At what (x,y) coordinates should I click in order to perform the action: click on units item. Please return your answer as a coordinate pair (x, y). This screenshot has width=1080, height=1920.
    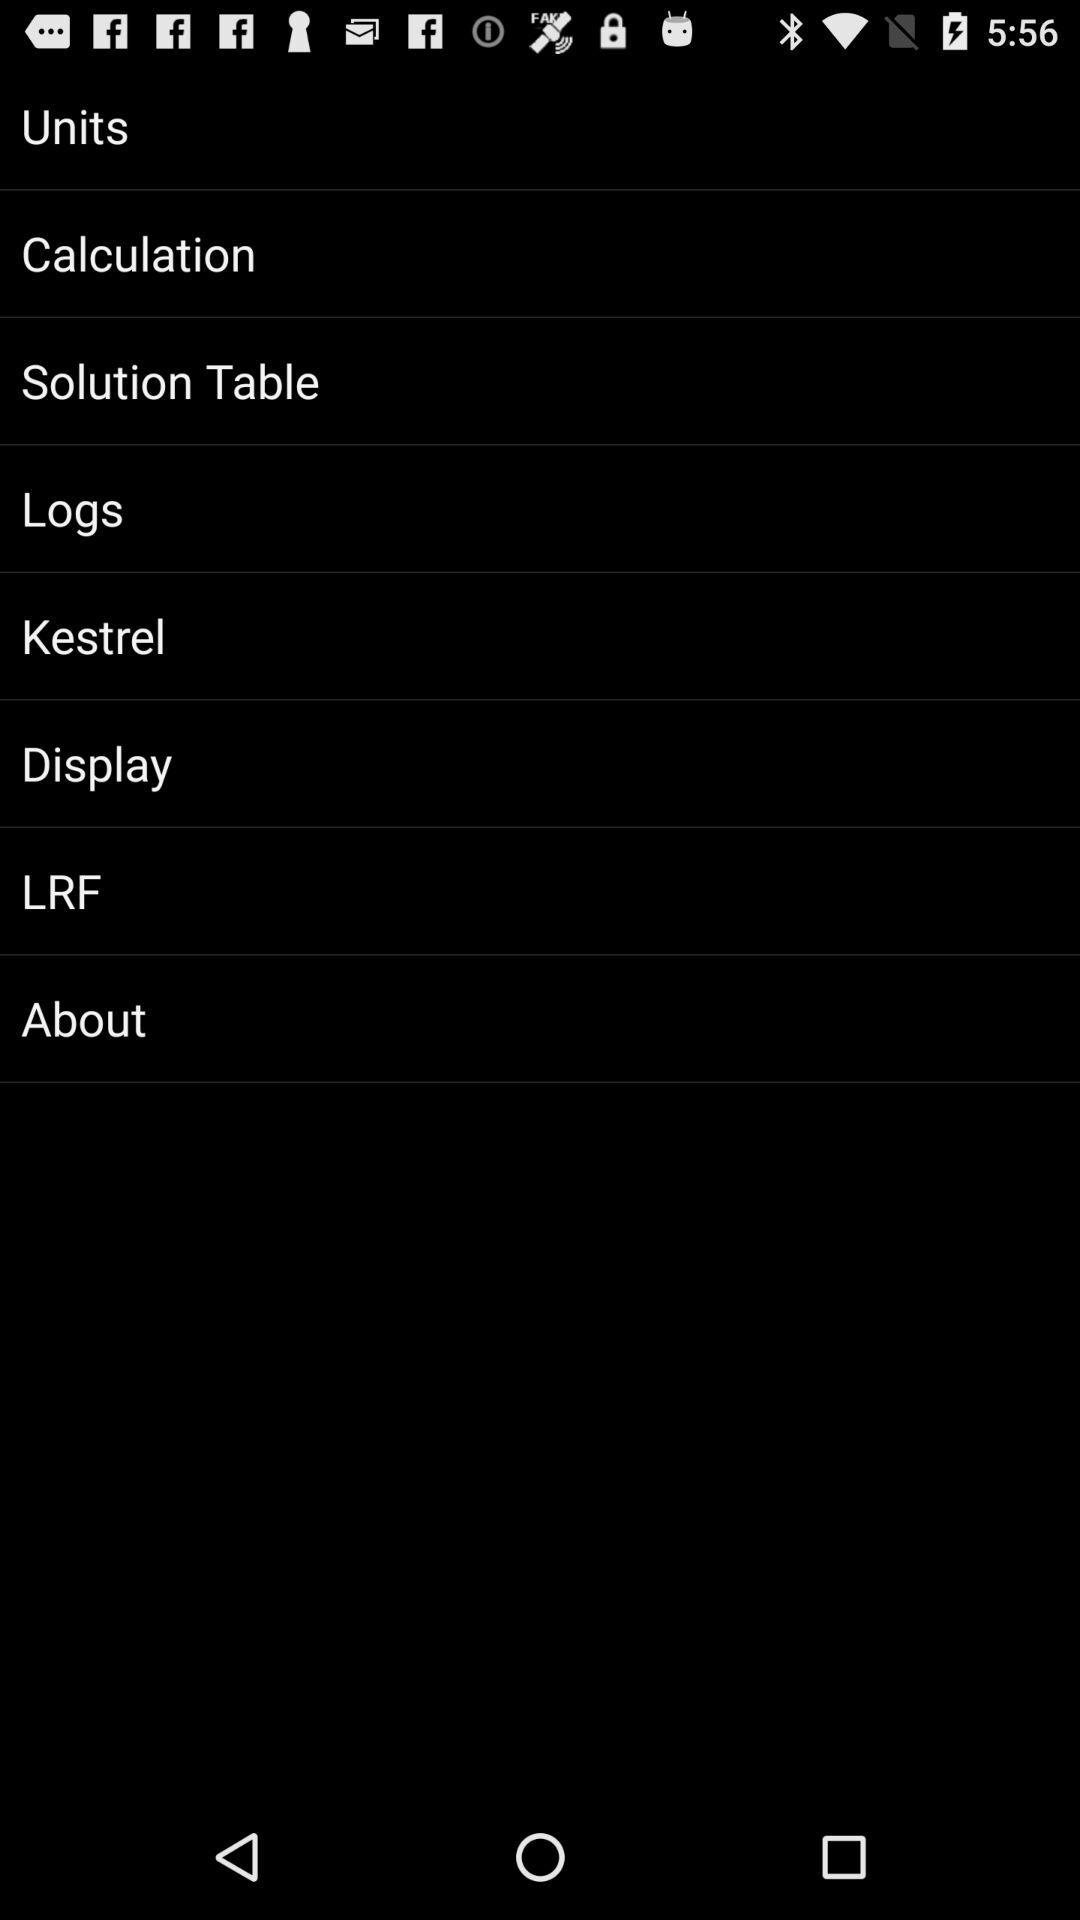
    Looking at the image, I should click on (540, 124).